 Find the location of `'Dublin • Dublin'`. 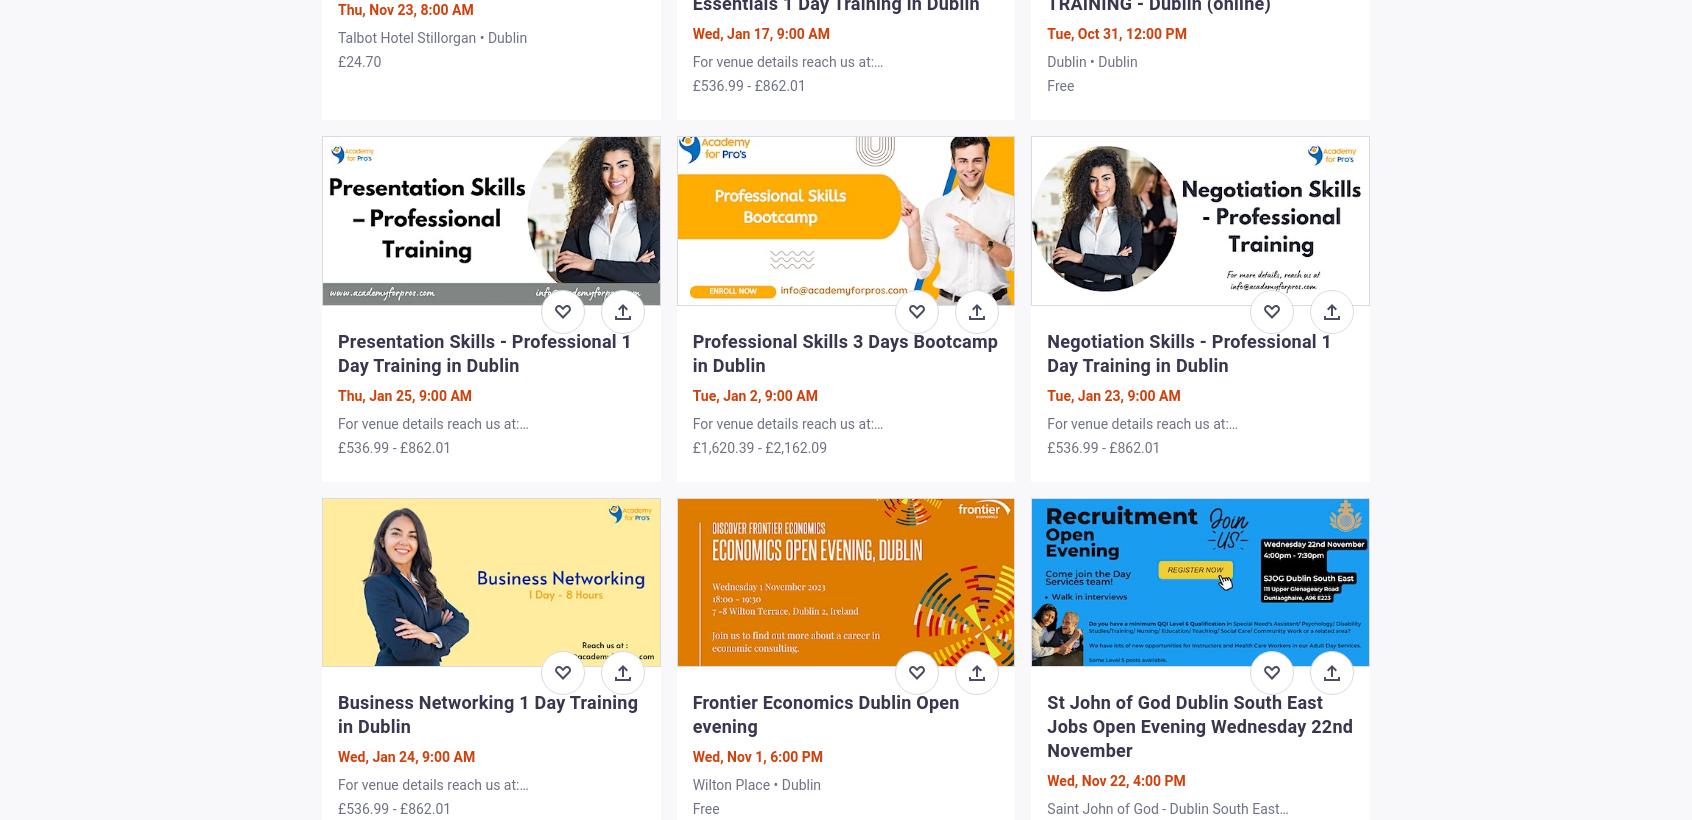

'Dublin • Dublin' is located at coordinates (1092, 61).